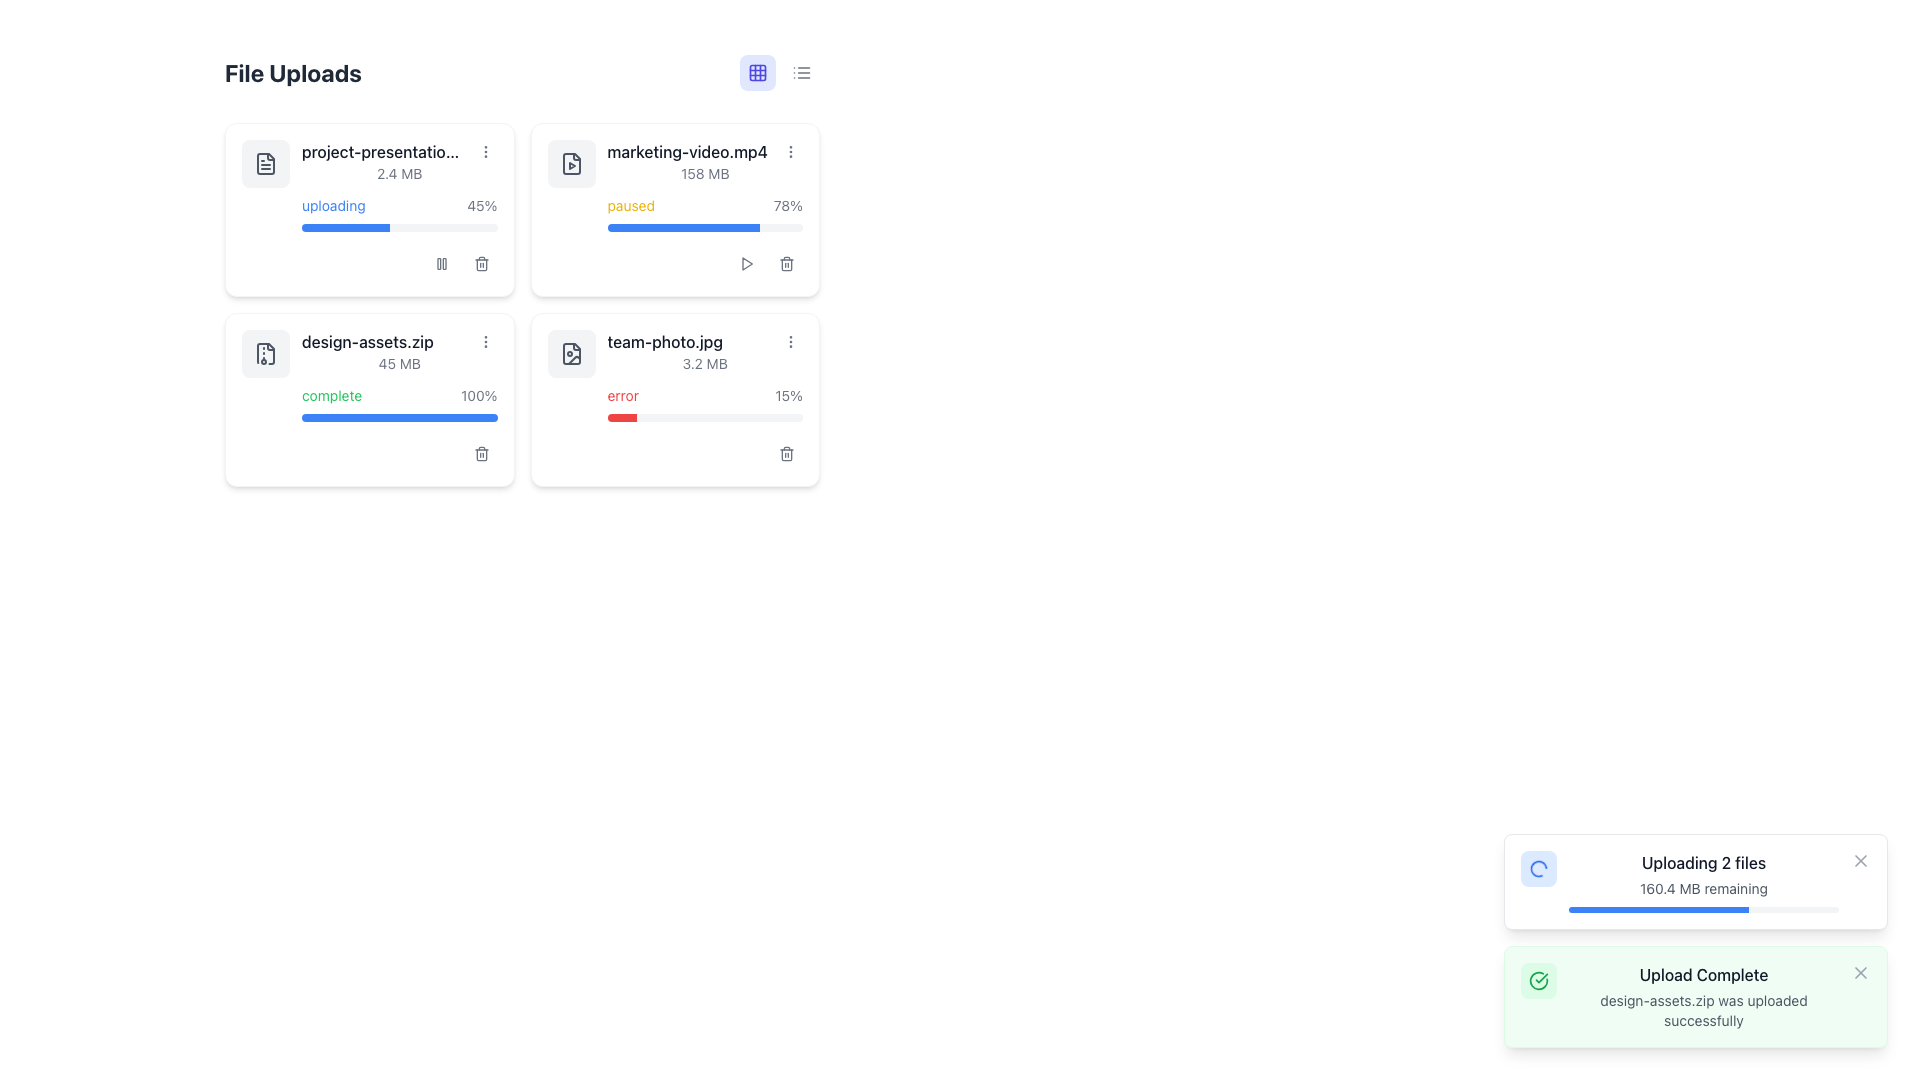  Describe the element at coordinates (665, 341) in the screenshot. I see `the static text label that displays the name of a file in the list of uploaded files, located in the lower-right tile of a 2x2 grid format` at that location.